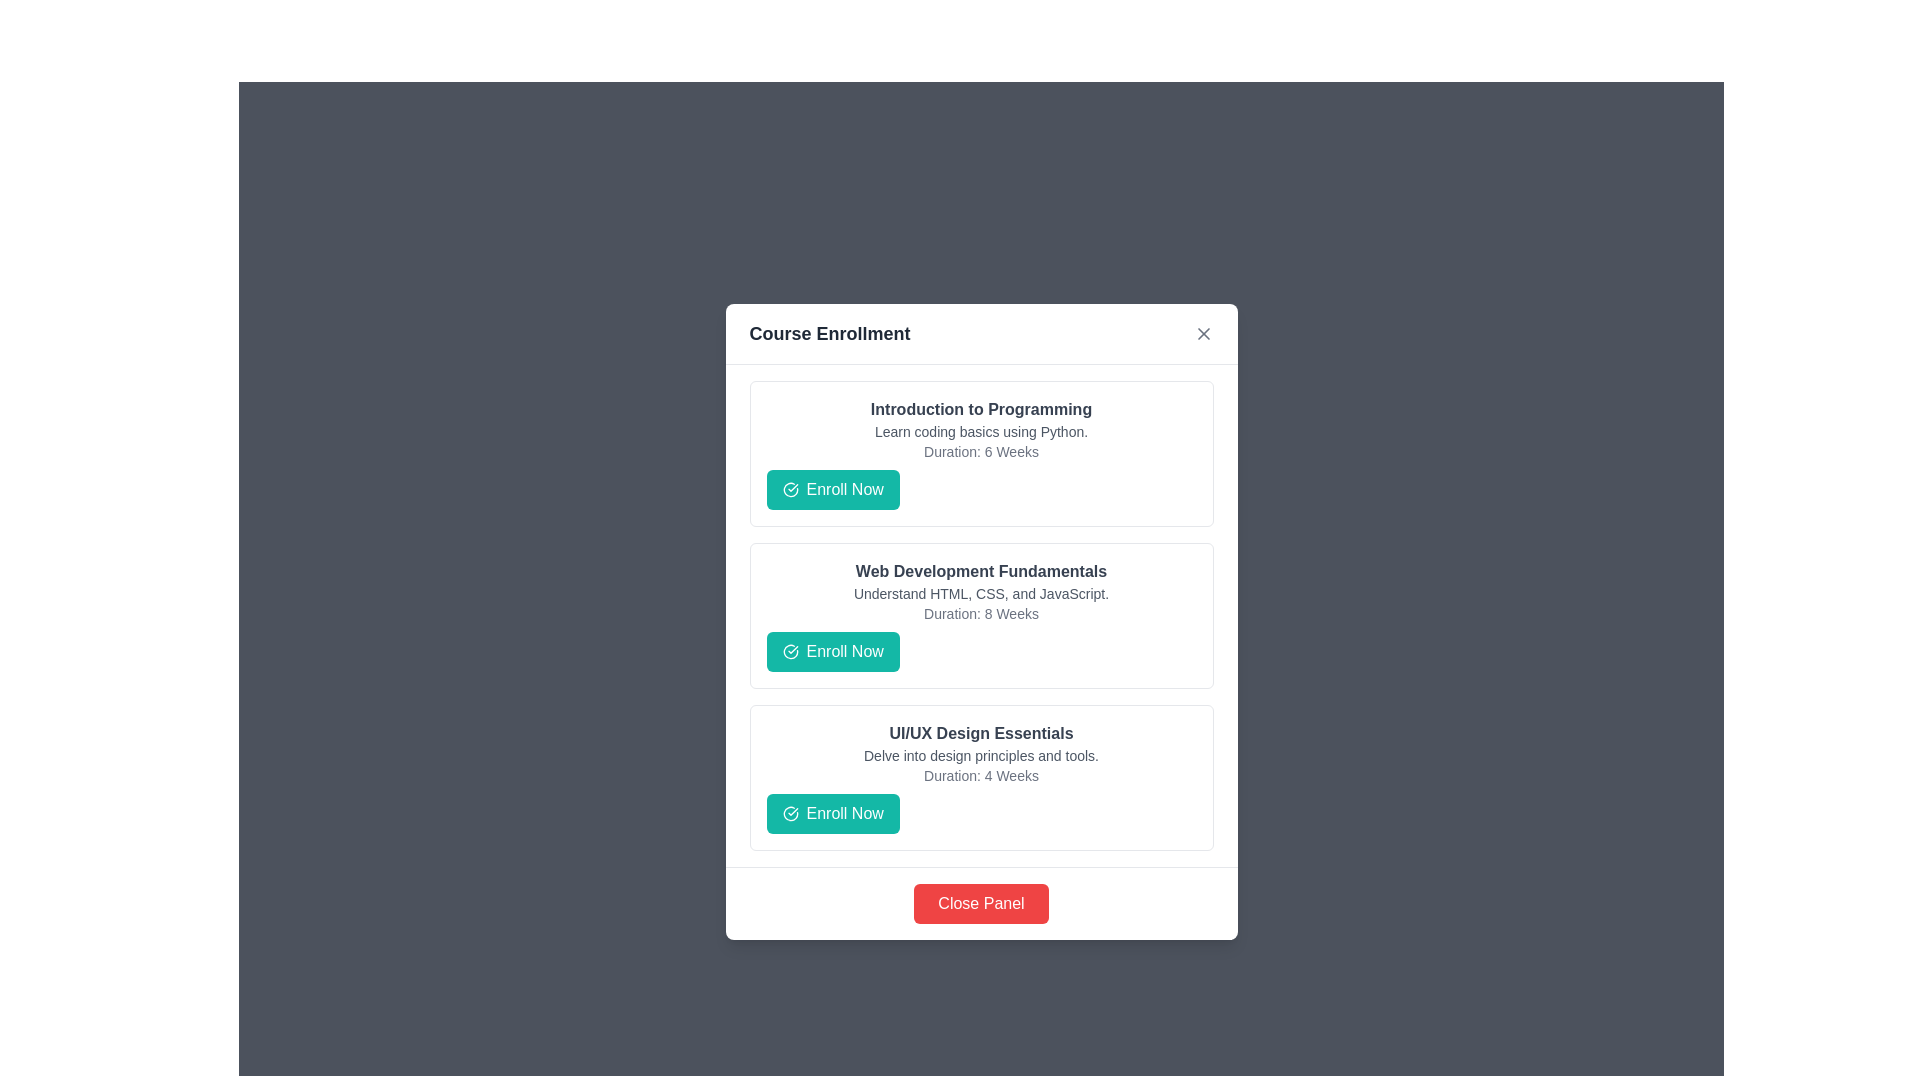  What do you see at coordinates (981, 454) in the screenshot?
I see `course information displayed on the topmost Information Card in the Course Enrollment modal, which includes the course title, brief description, and duration` at bounding box center [981, 454].